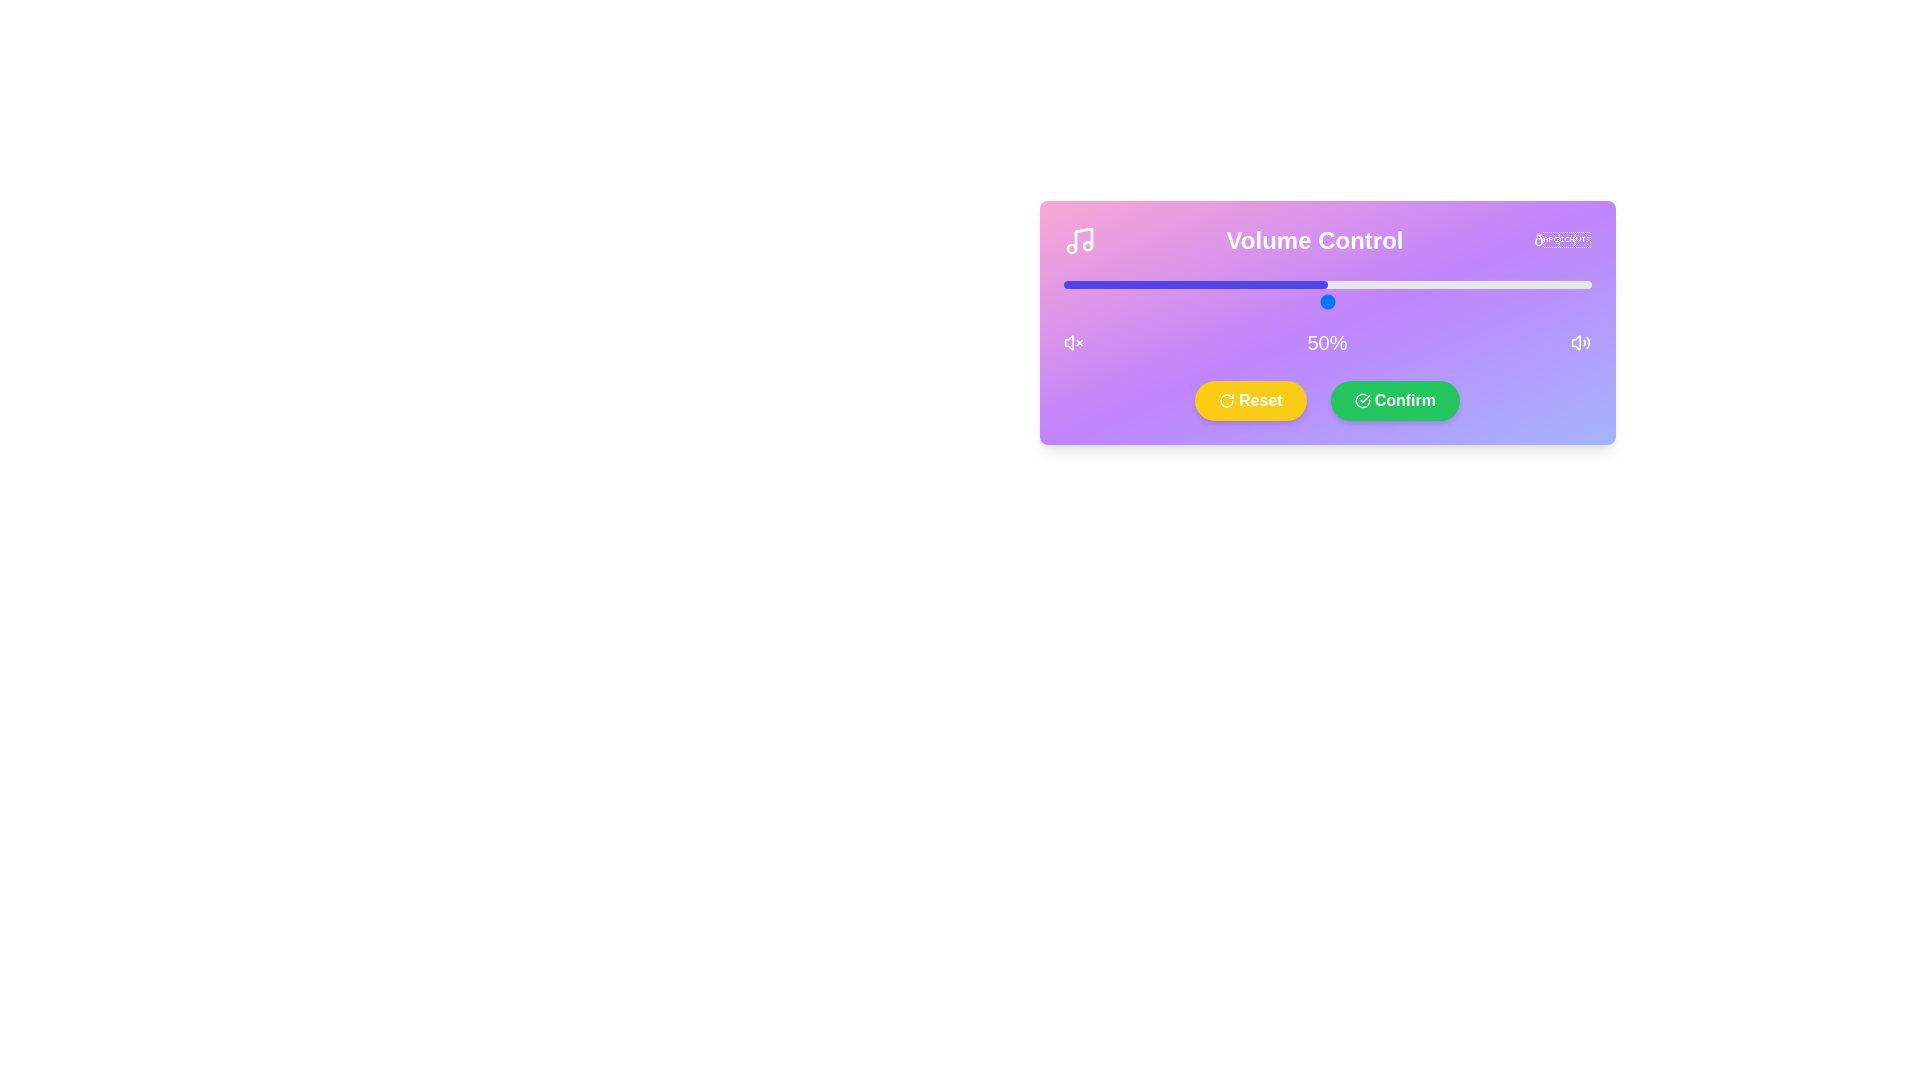  What do you see at coordinates (1327, 342) in the screenshot?
I see `the text label displaying '50%' located in the 'Volume Control' panel` at bounding box center [1327, 342].